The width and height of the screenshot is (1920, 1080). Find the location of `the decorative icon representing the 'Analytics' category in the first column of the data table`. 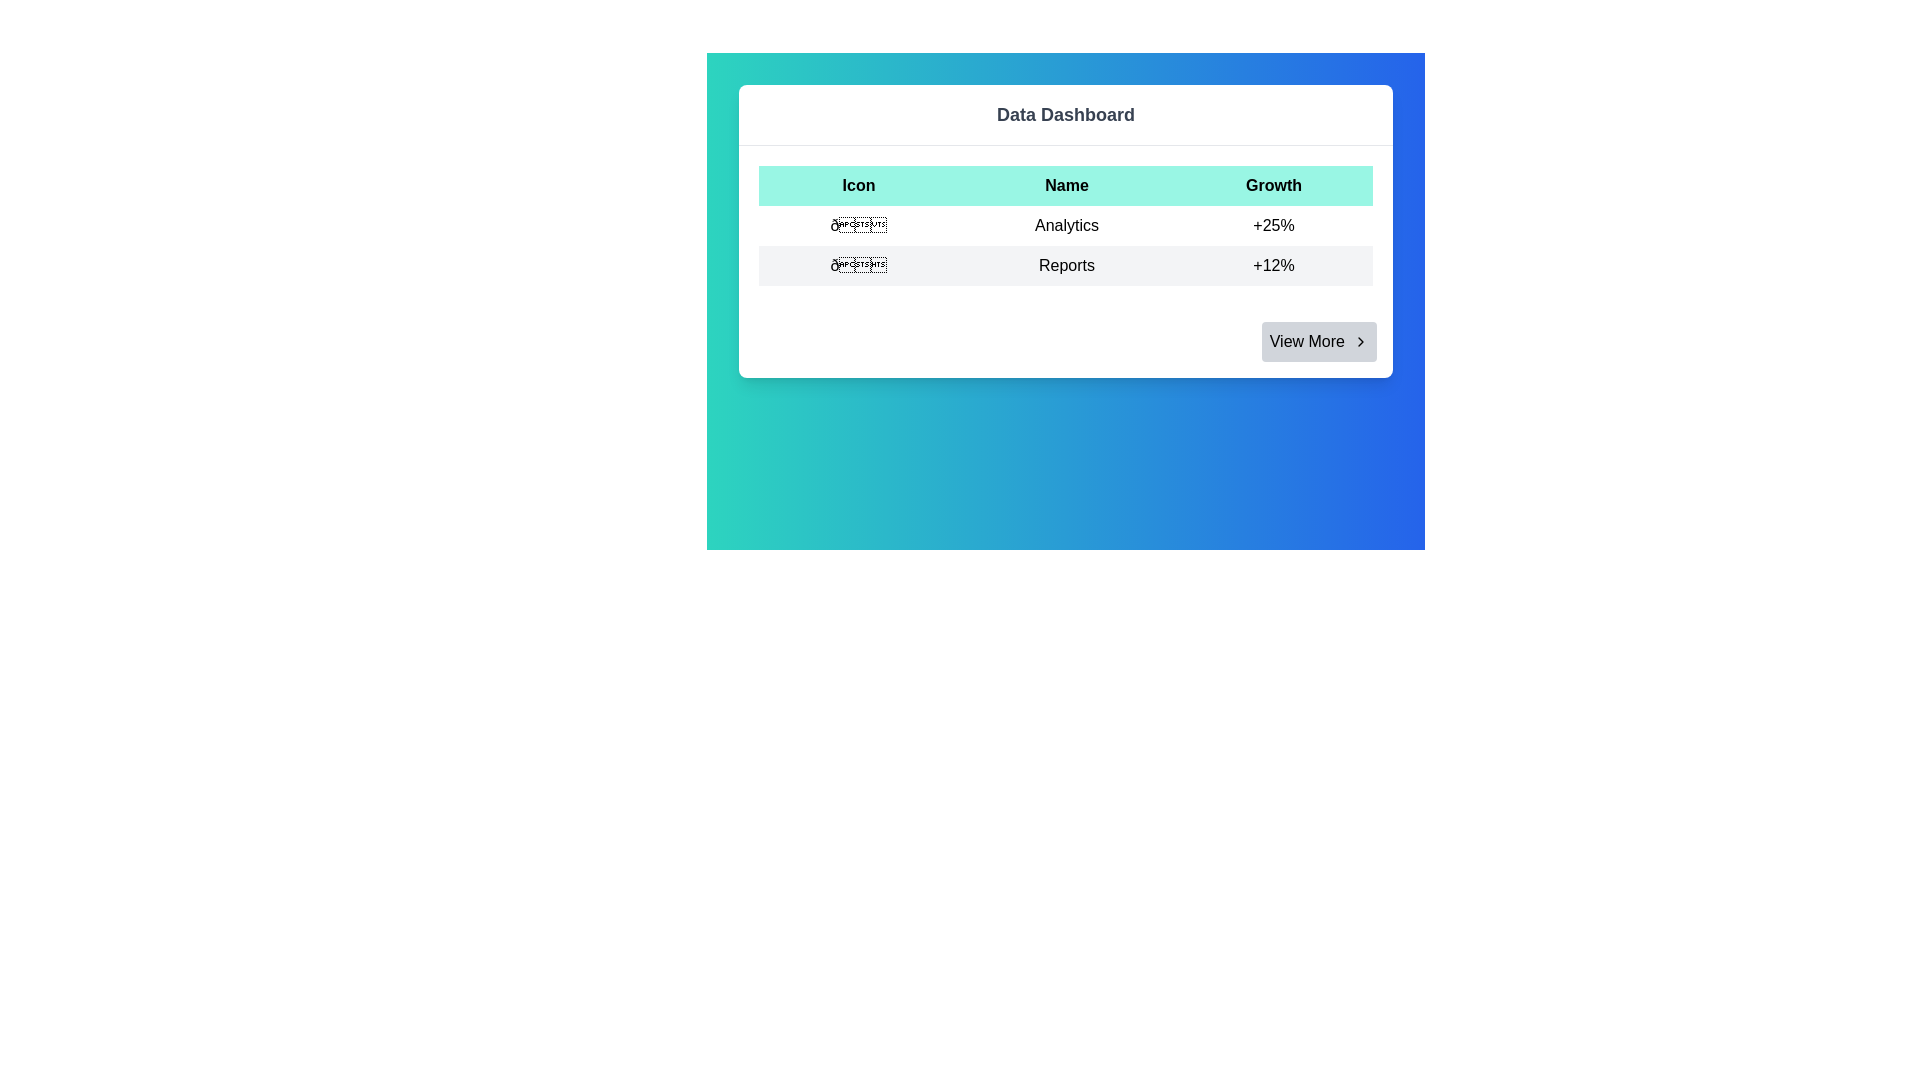

the decorative icon representing the 'Analytics' category in the first column of the data table is located at coordinates (859, 225).